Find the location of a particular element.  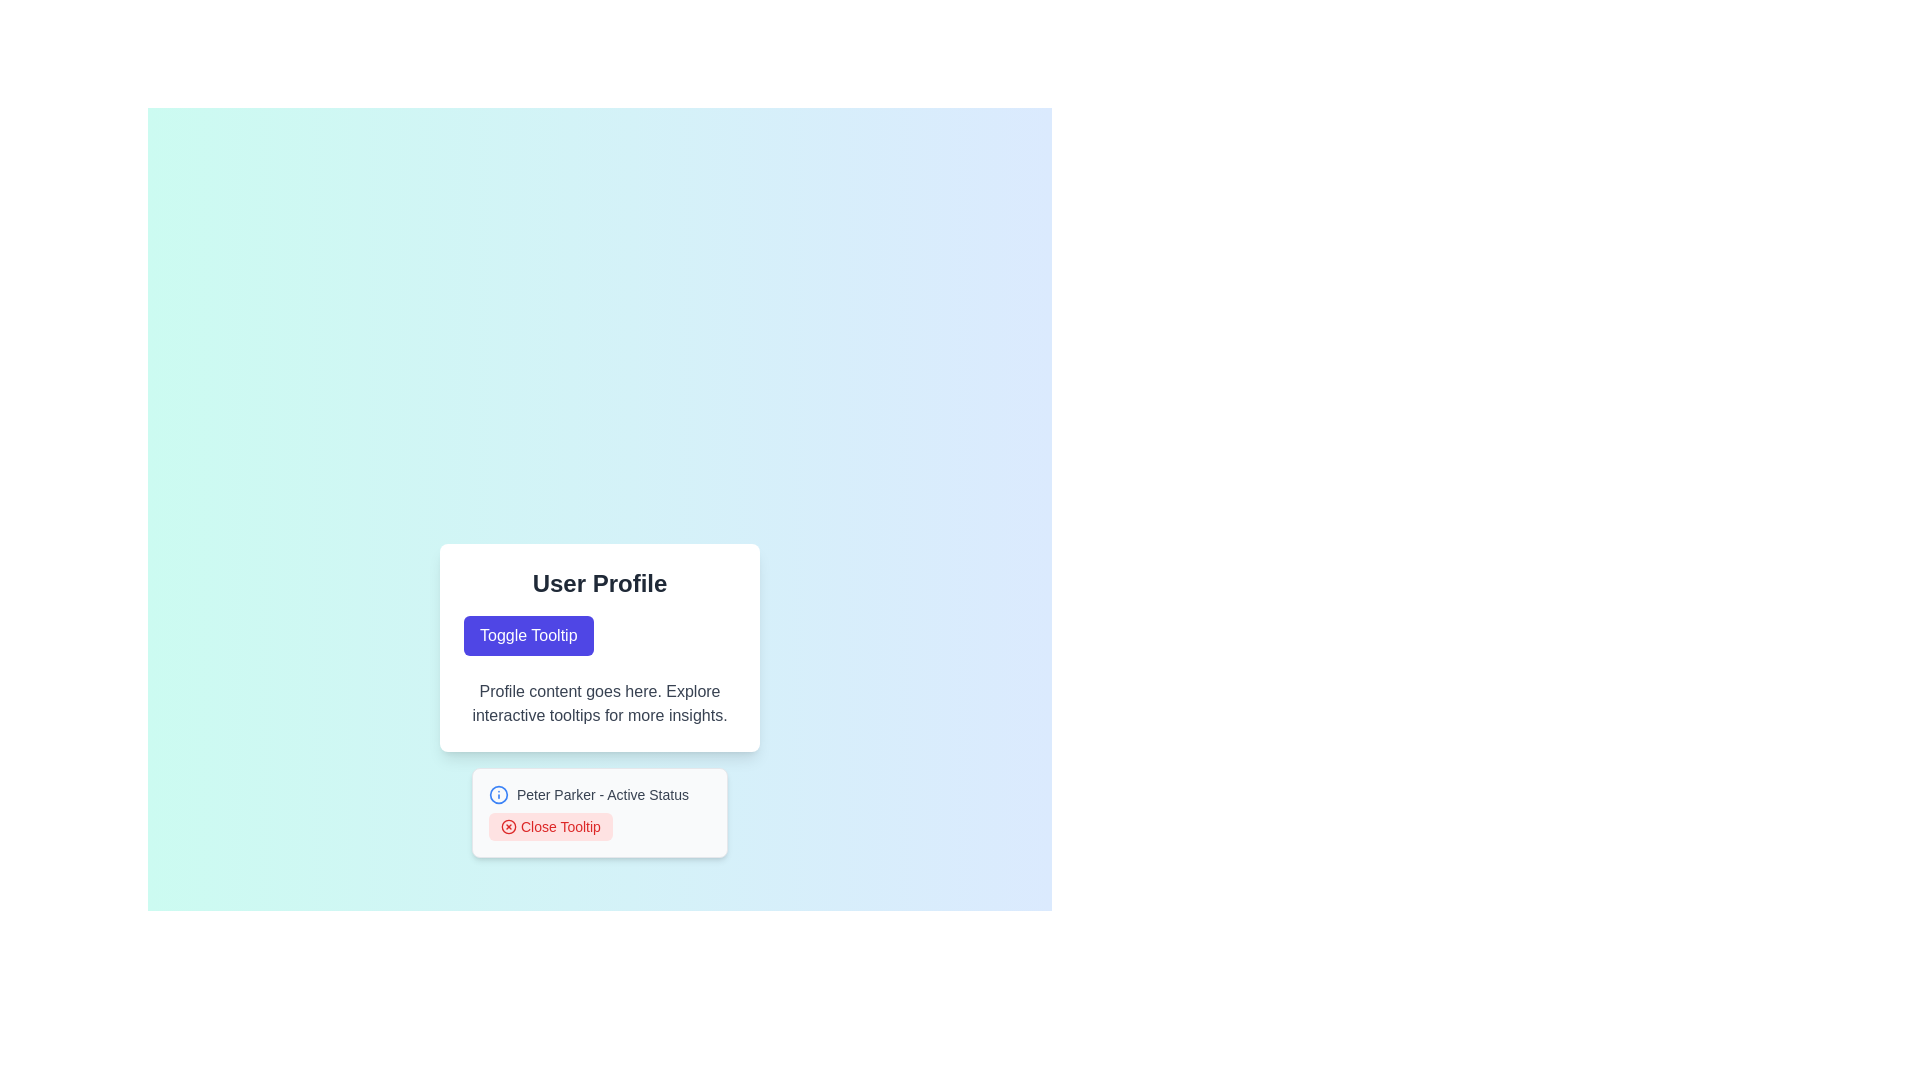

the dismiss button for the tooltip or modal labeled 'Peter Parker - Active Status', located below the text 'Peter Parker - Active Status' is located at coordinates (551, 826).